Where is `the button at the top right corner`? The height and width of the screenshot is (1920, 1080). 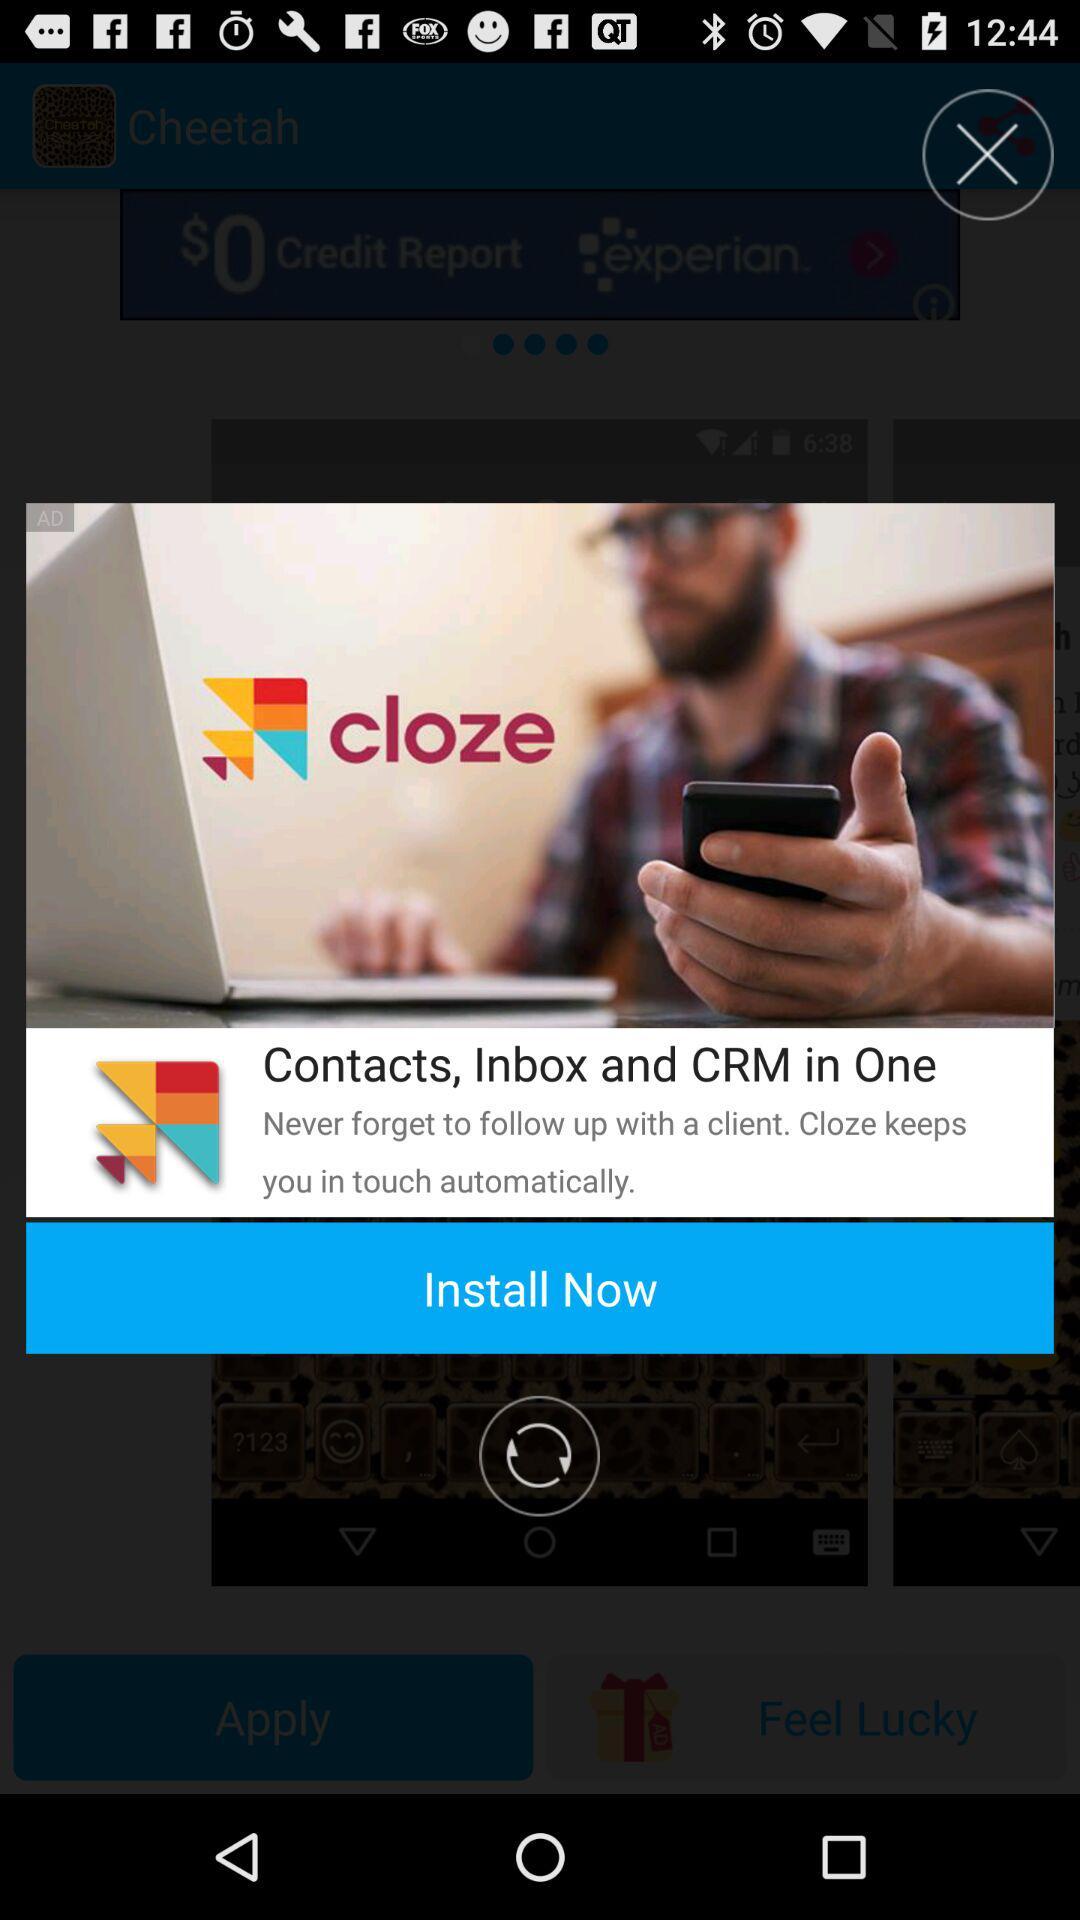
the button at the top right corner is located at coordinates (987, 153).